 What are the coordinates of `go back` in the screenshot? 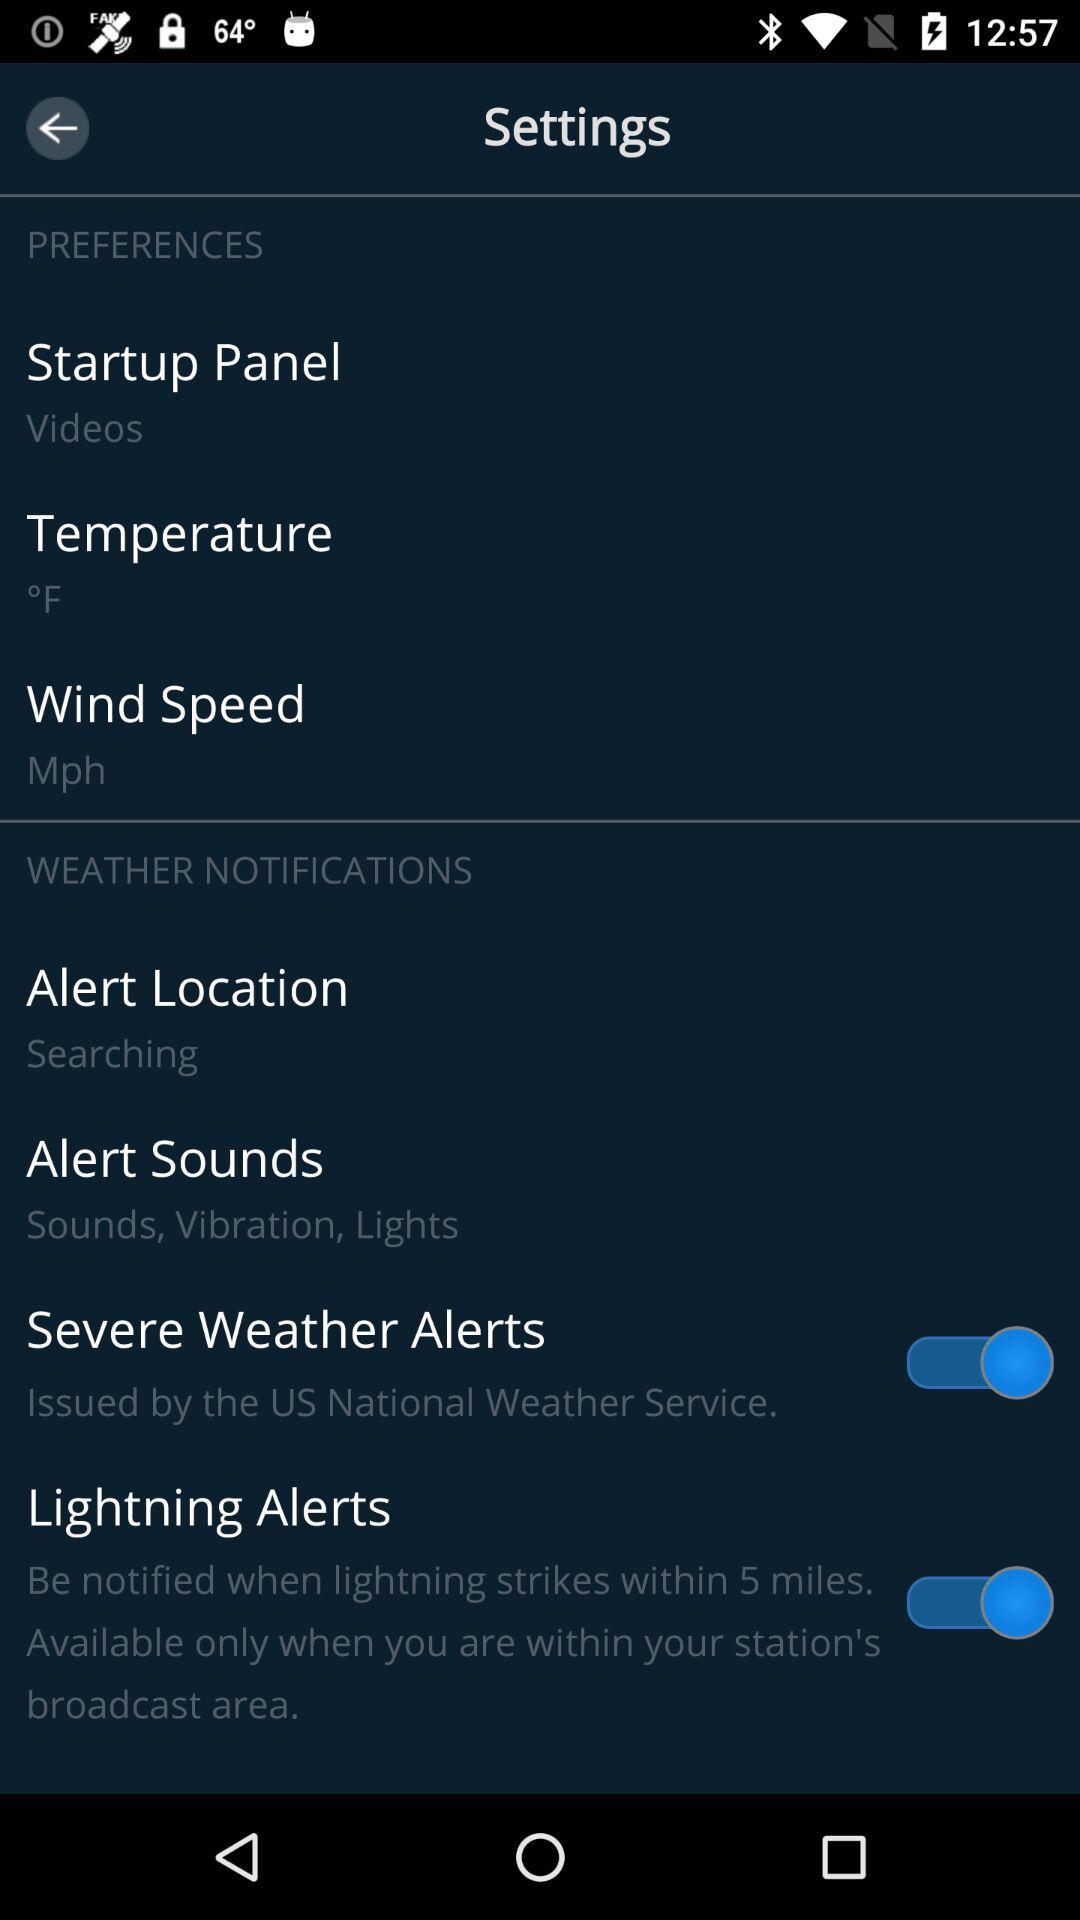 It's located at (56, 127).